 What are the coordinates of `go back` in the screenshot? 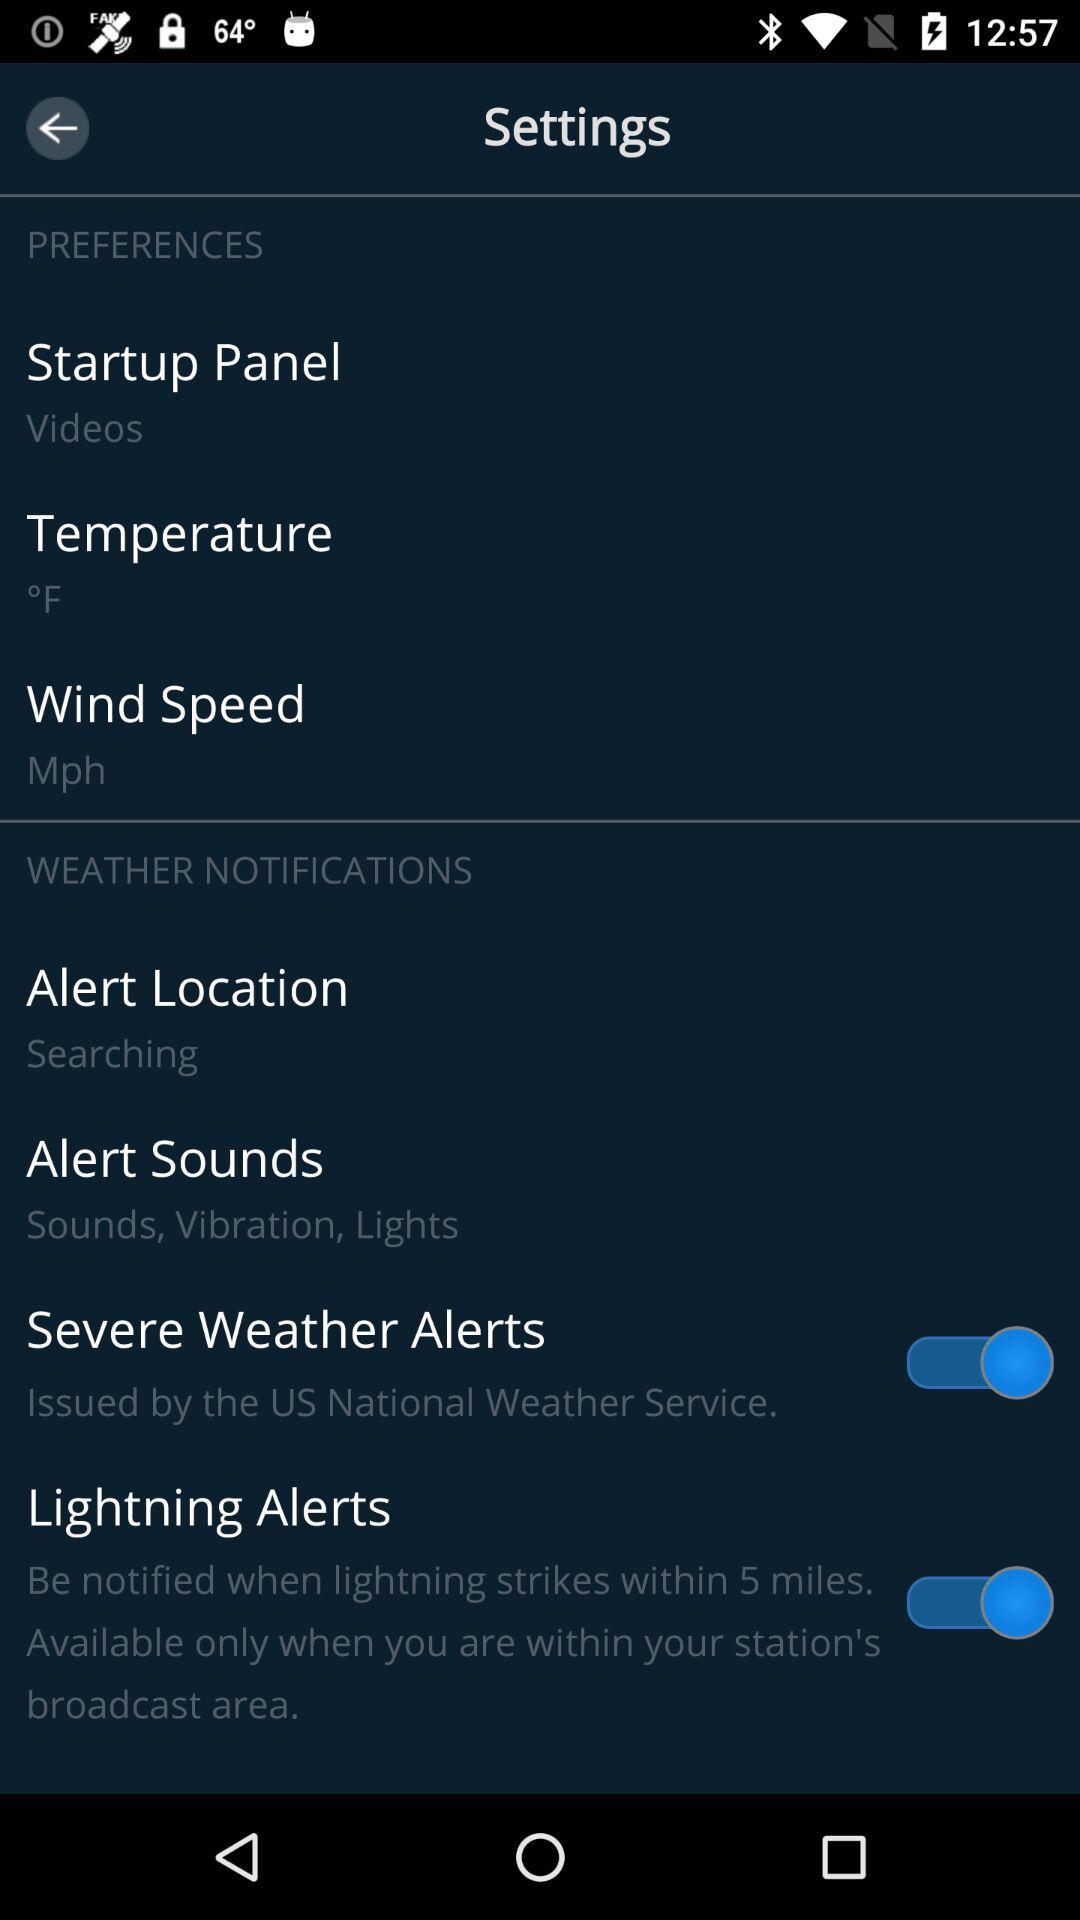 It's located at (56, 127).